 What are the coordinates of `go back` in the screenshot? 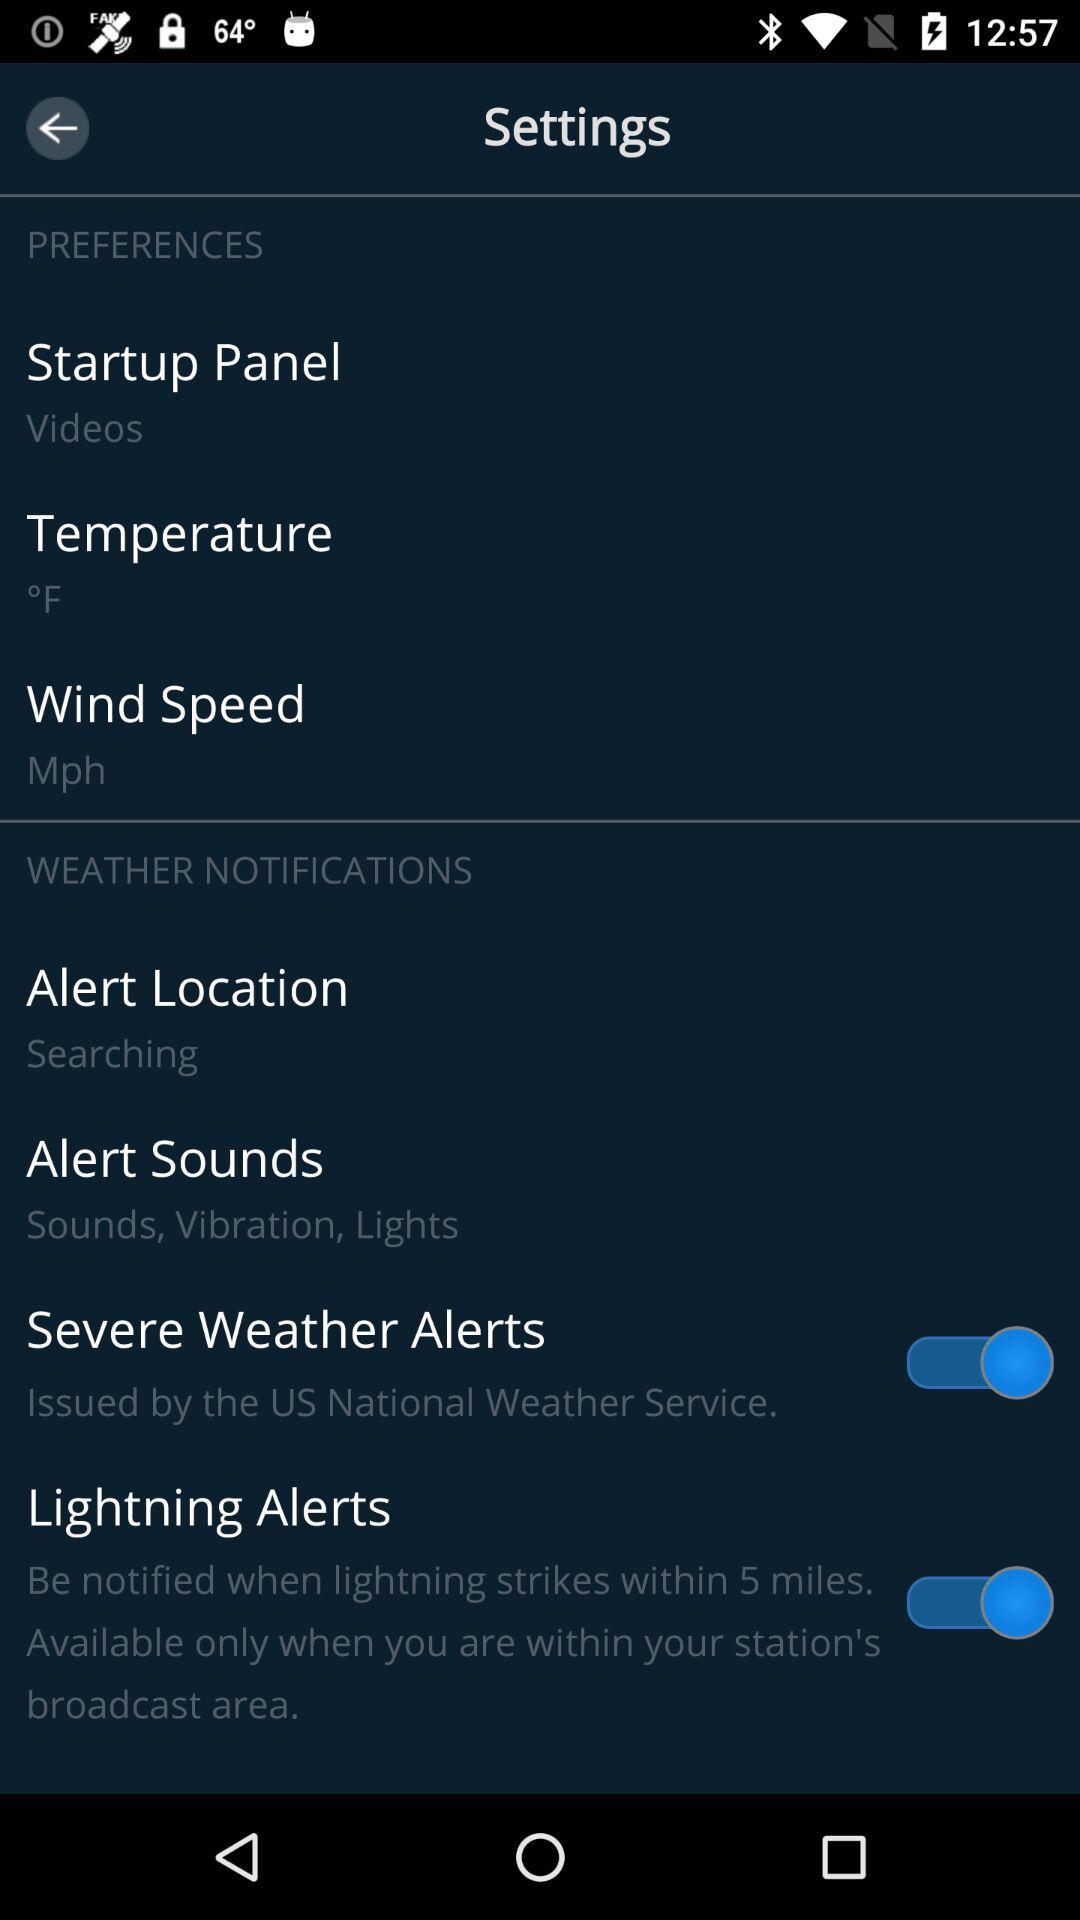 It's located at (56, 127).